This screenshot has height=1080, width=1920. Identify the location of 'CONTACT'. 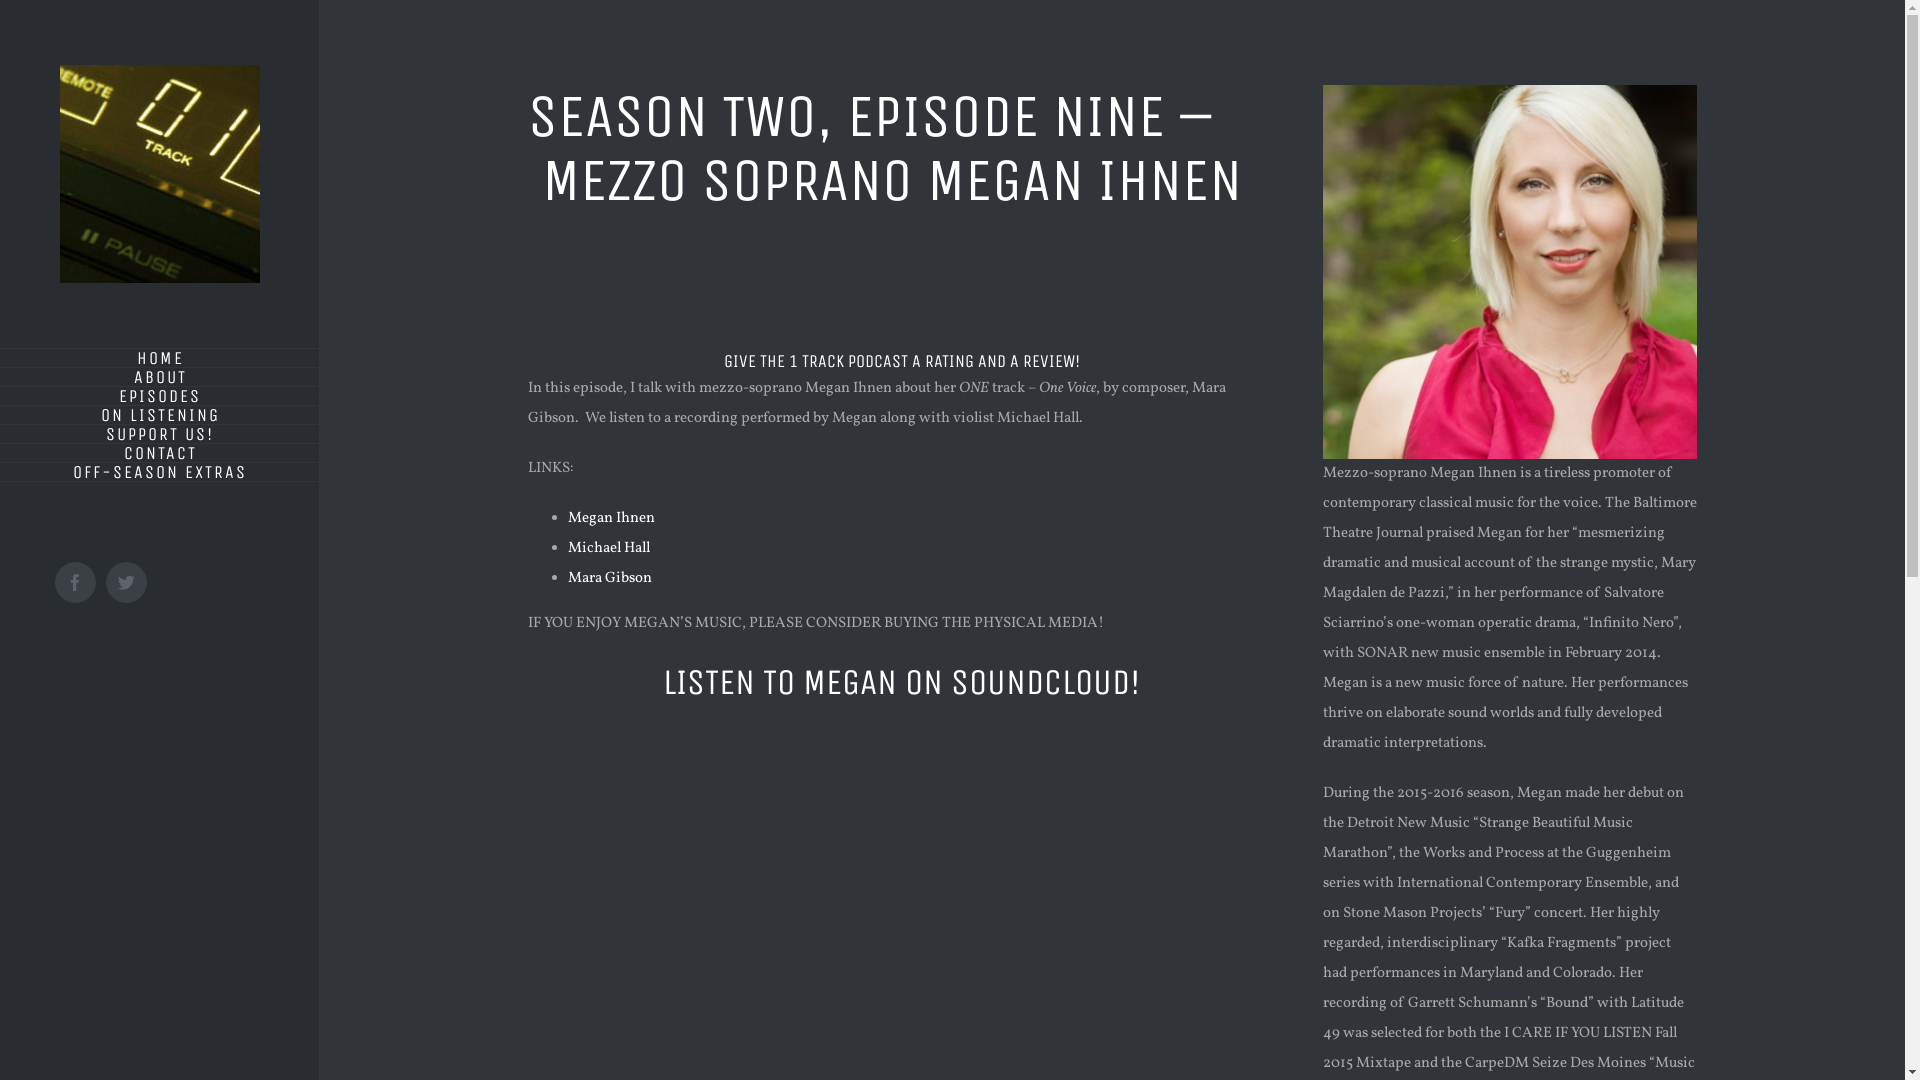
(158, 453).